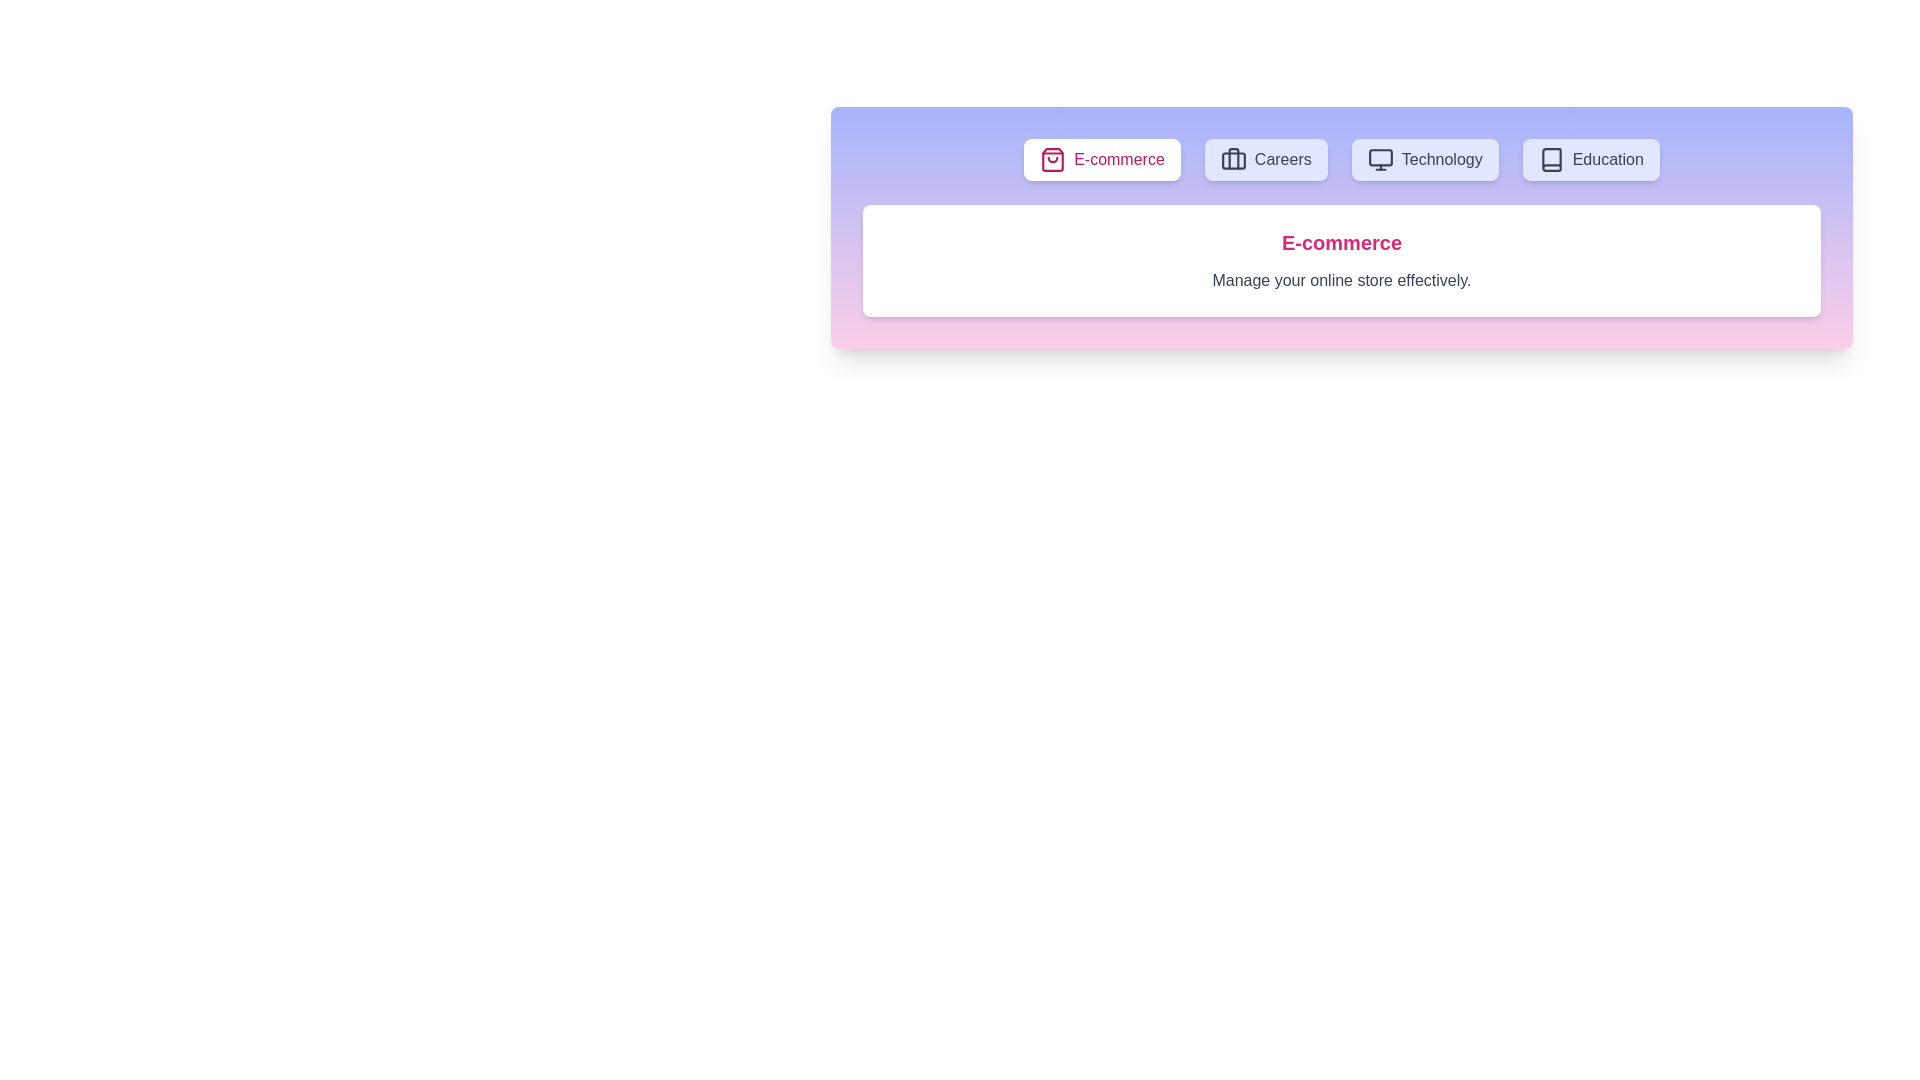 Image resolution: width=1920 pixels, height=1080 pixels. Describe the element at coordinates (1265, 158) in the screenshot. I see `the Careers tab` at that location.